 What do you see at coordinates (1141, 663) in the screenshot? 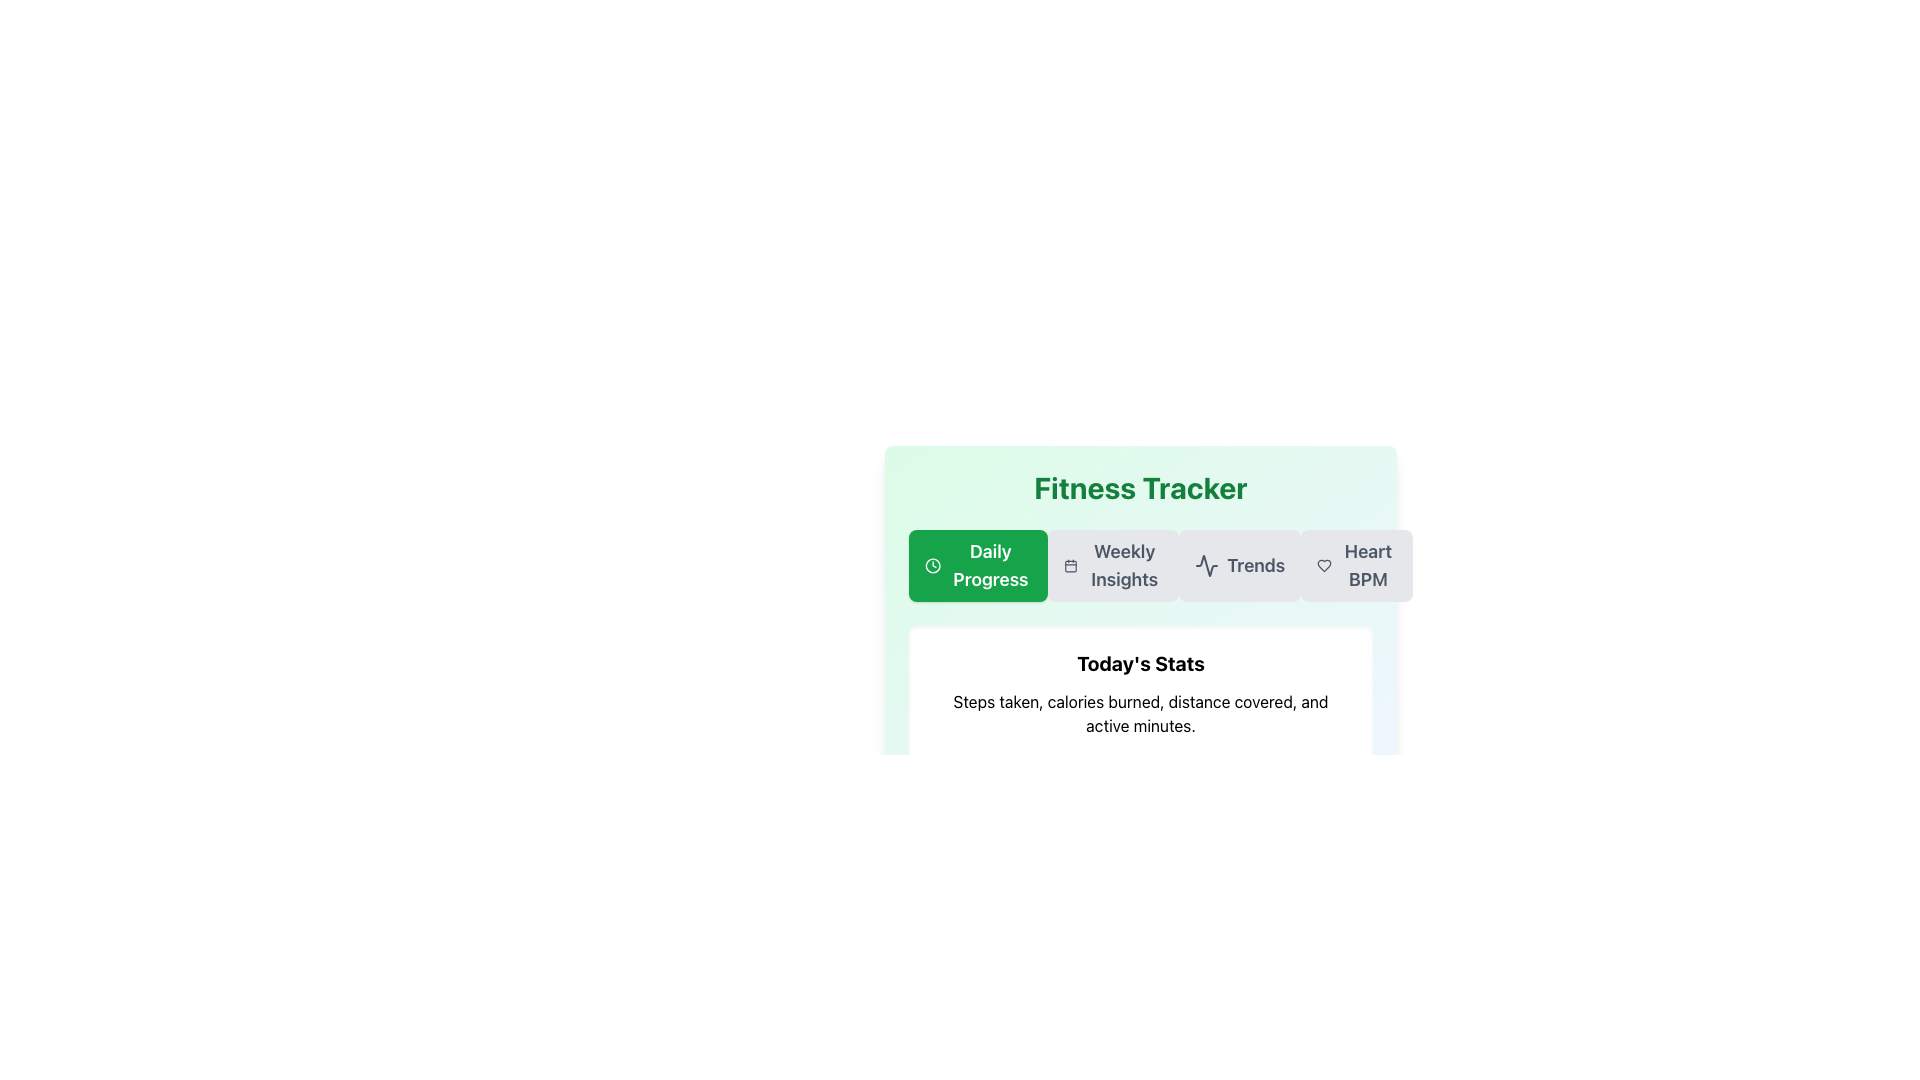
I see `the bold, extra-large text header displaying 'Today's Stats' located near the center of the health tracking interface` at bounding box center [1141, 663].